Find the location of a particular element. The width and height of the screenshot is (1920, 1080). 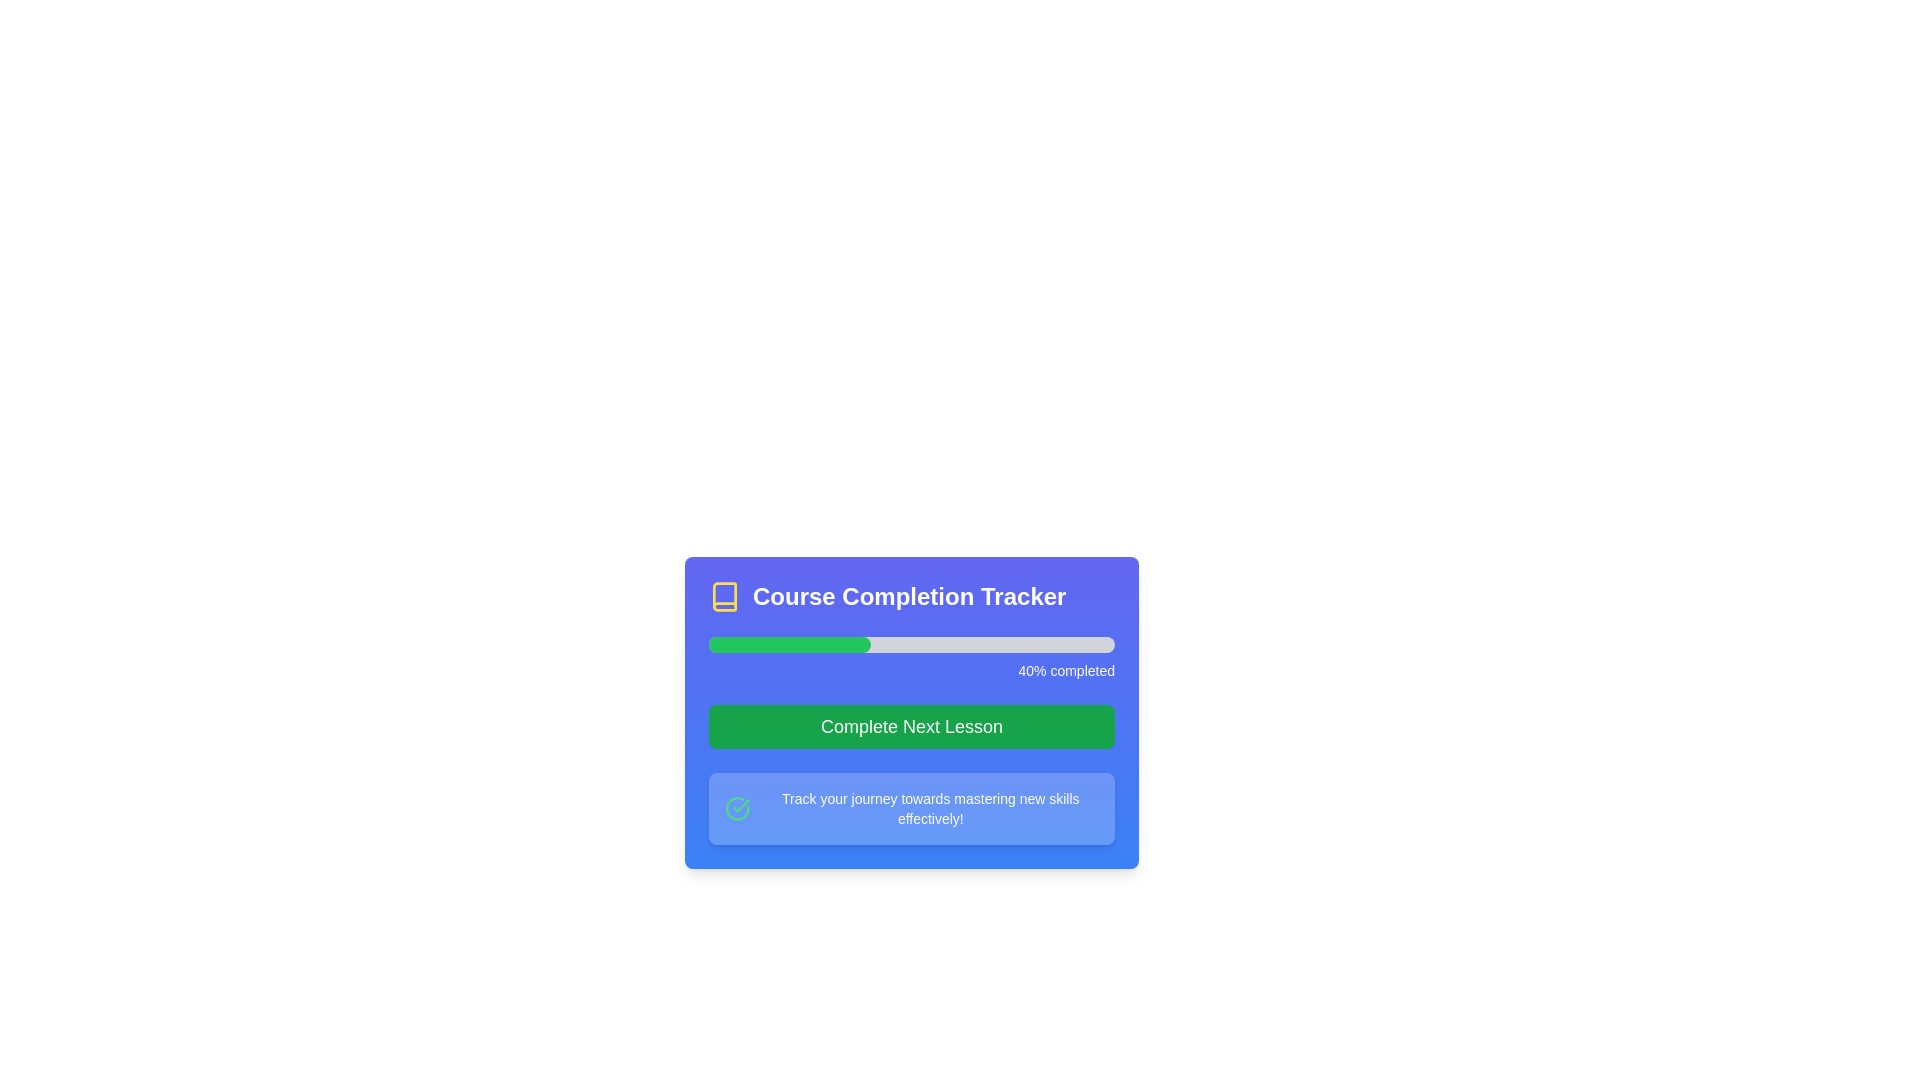

the progress bar that visually represents 40% course completion, located below the 'Course Completion Tracker' heading and above the 'Complete Next Lesson' button is located at coordinates (911, 659).